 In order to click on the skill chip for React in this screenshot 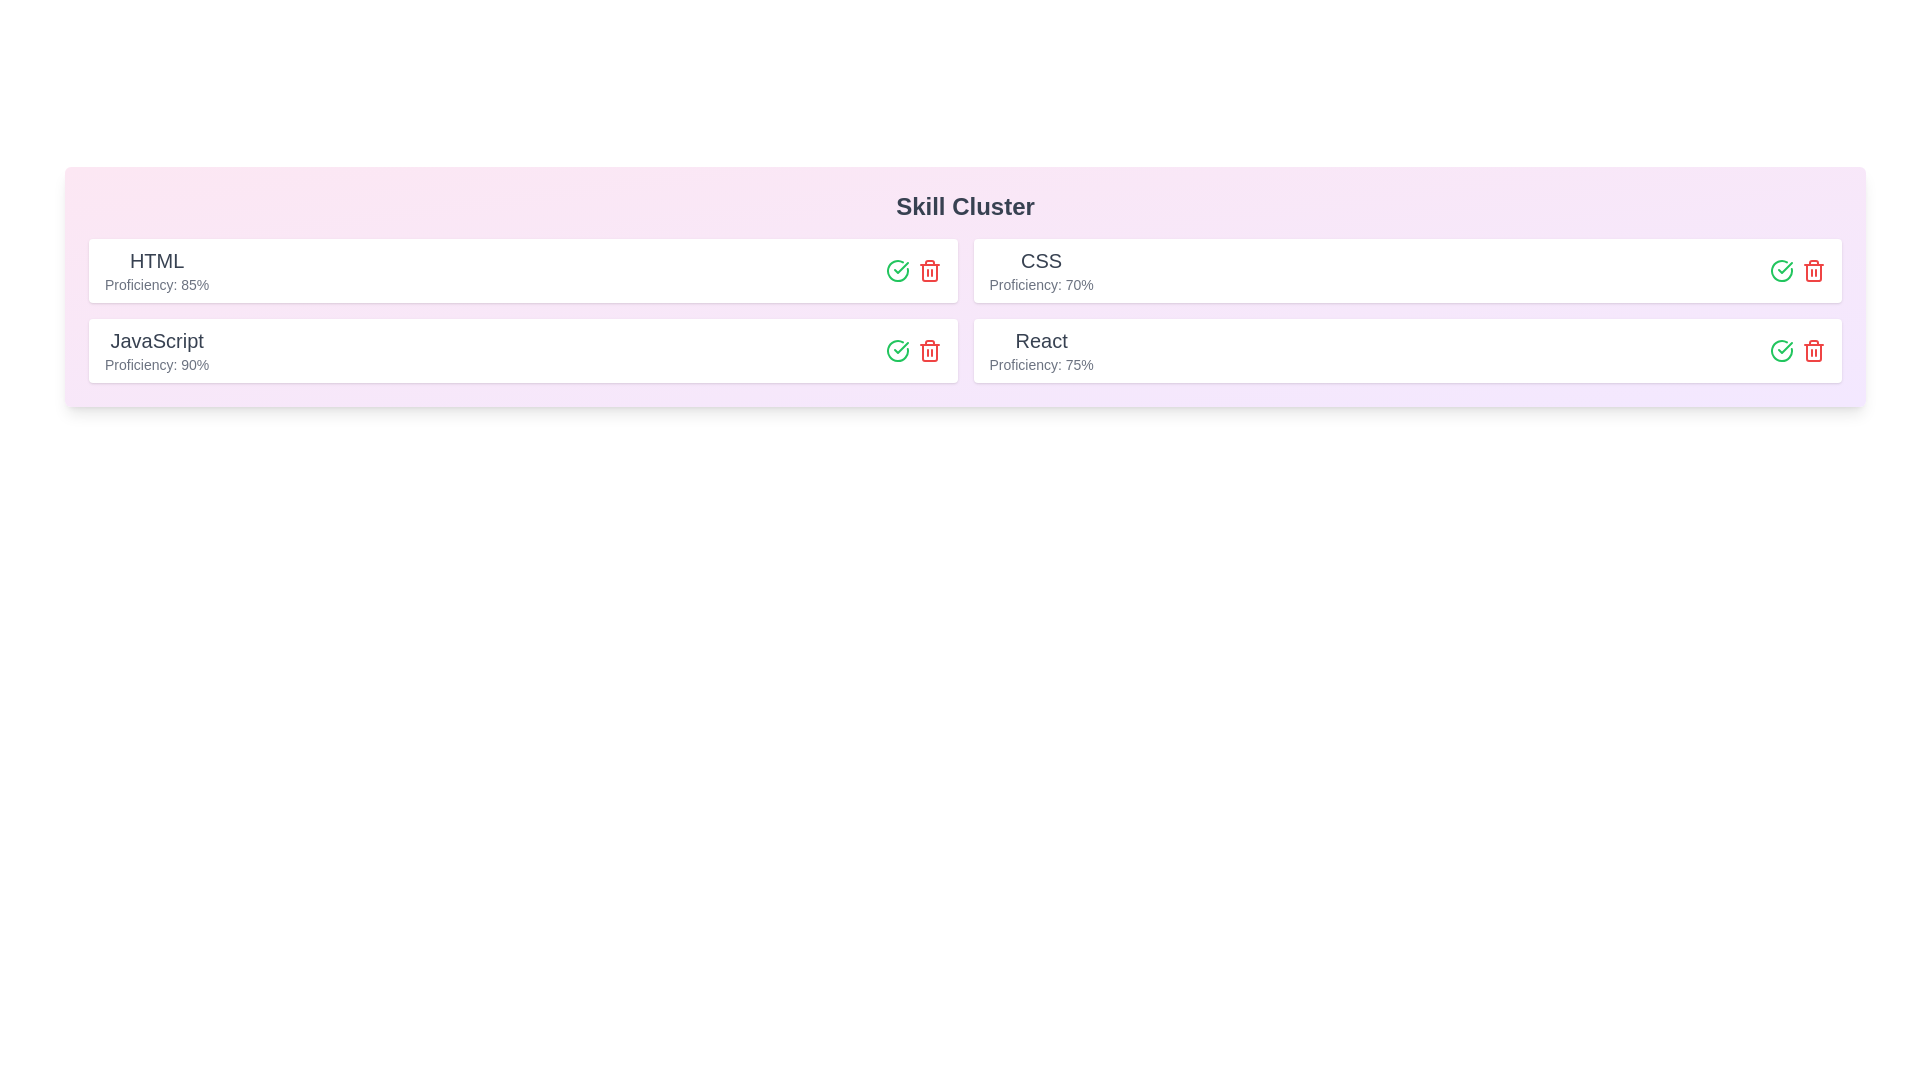, I will do `click(1406, 350)`.